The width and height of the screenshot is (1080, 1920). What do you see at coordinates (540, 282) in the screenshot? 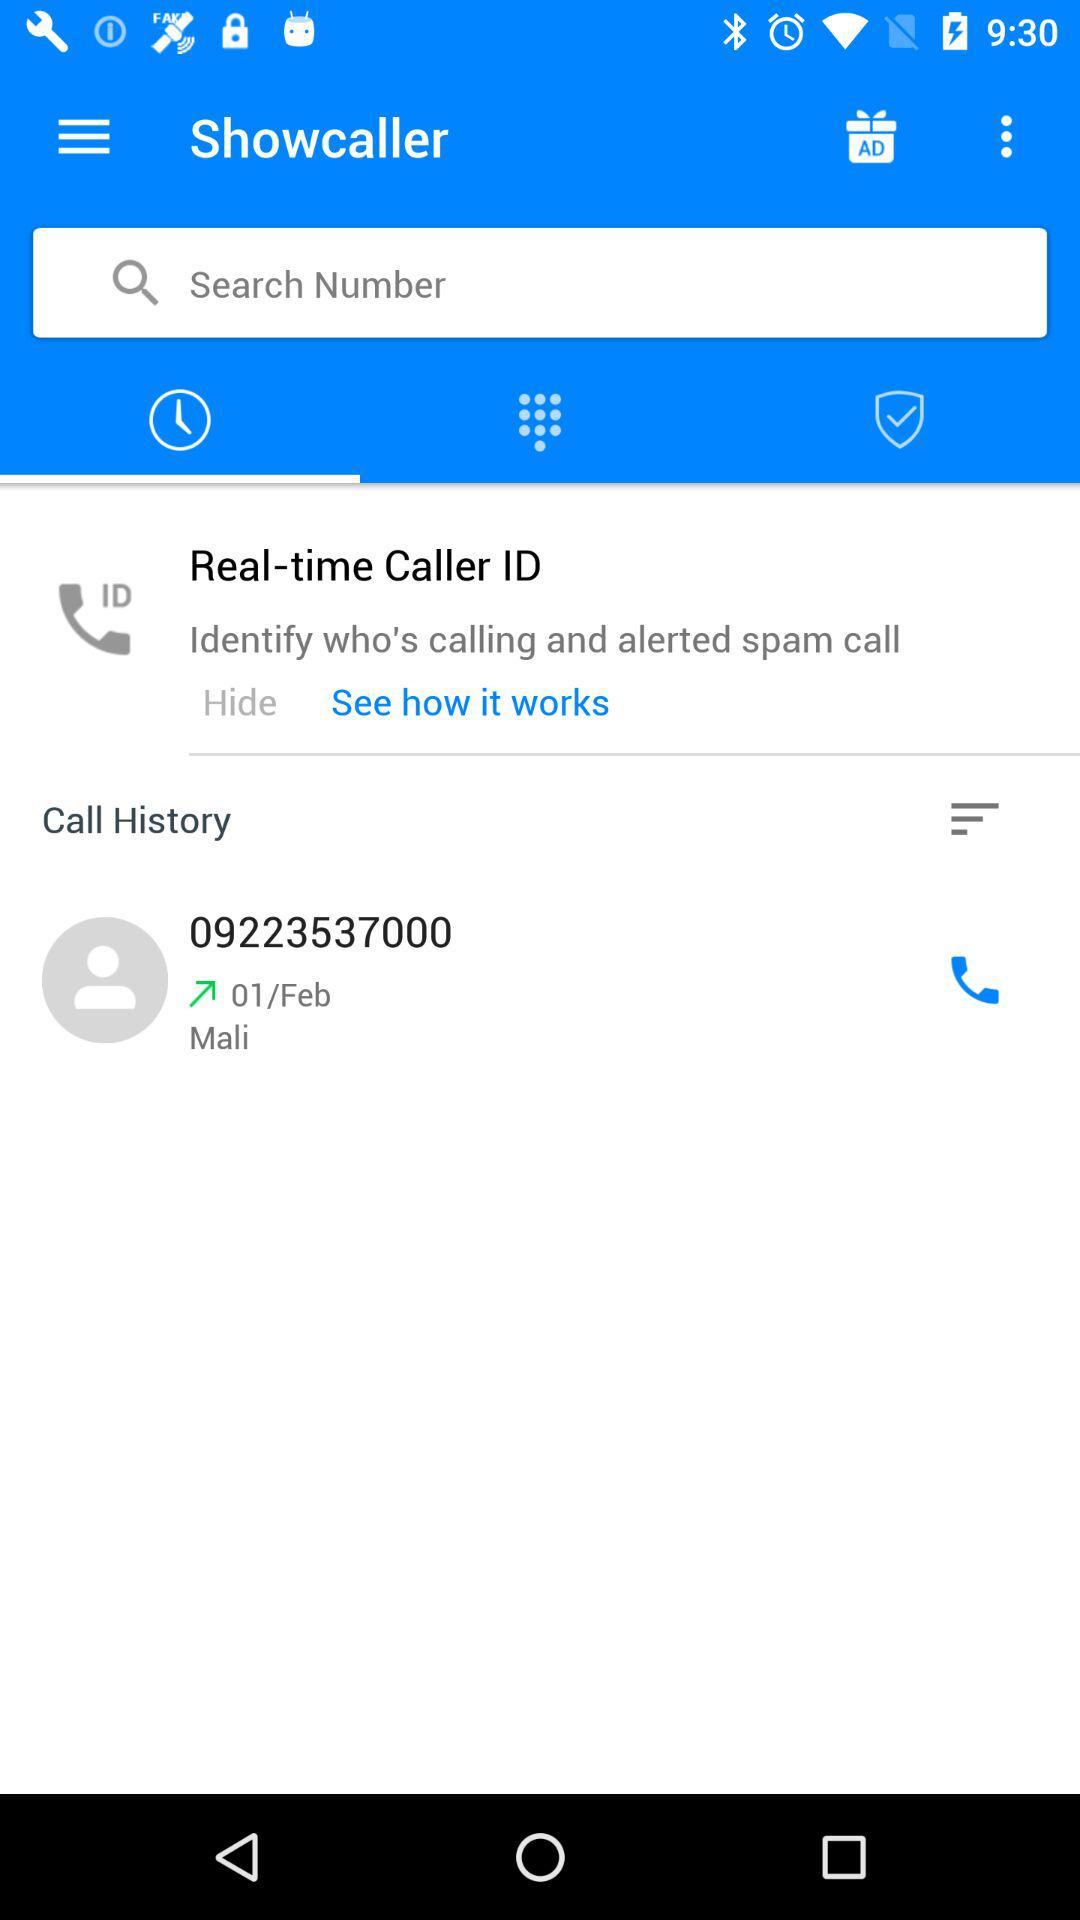
I see `the search box in the top` at bounding box center [540, 282].